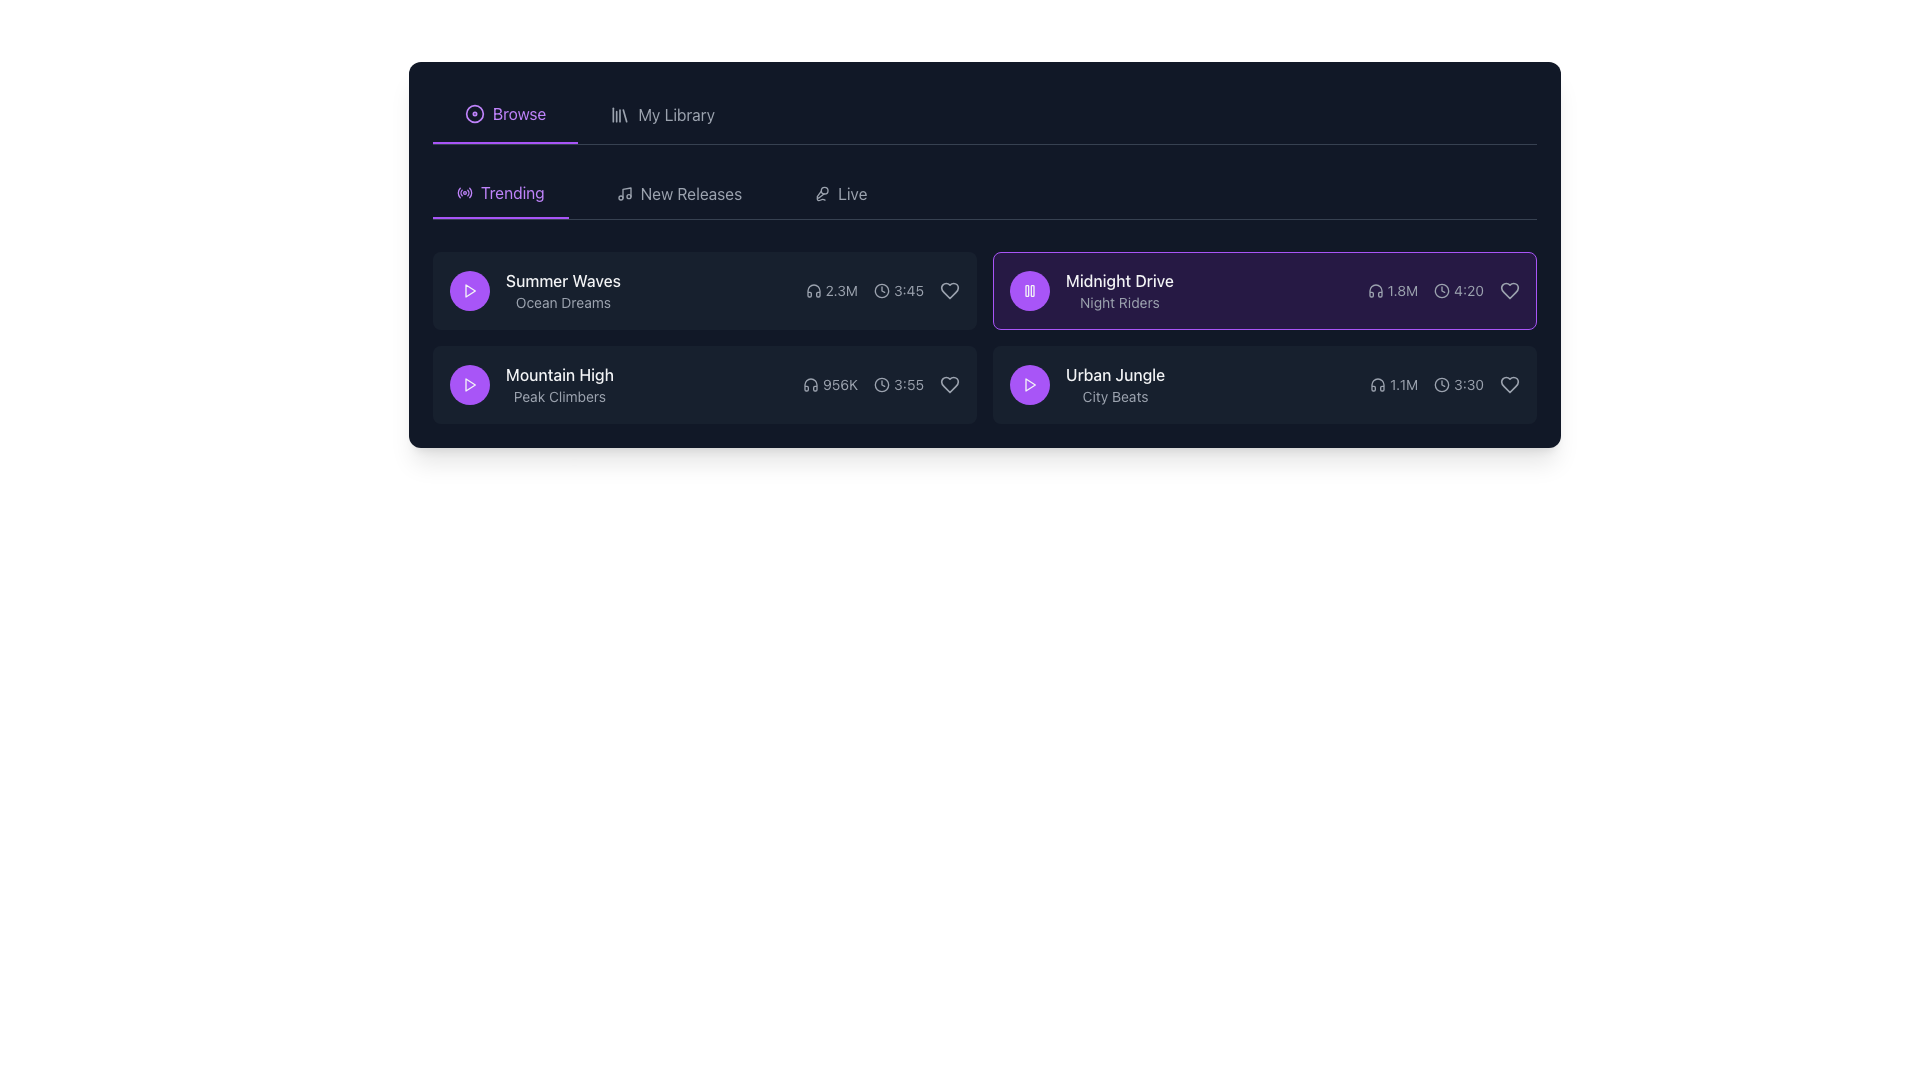 The image size is (1920, 1080). Describe the element at coordinates (505, 115) in the screenshot. I see `the 'Browse' tab in the navigation bar` at that location.